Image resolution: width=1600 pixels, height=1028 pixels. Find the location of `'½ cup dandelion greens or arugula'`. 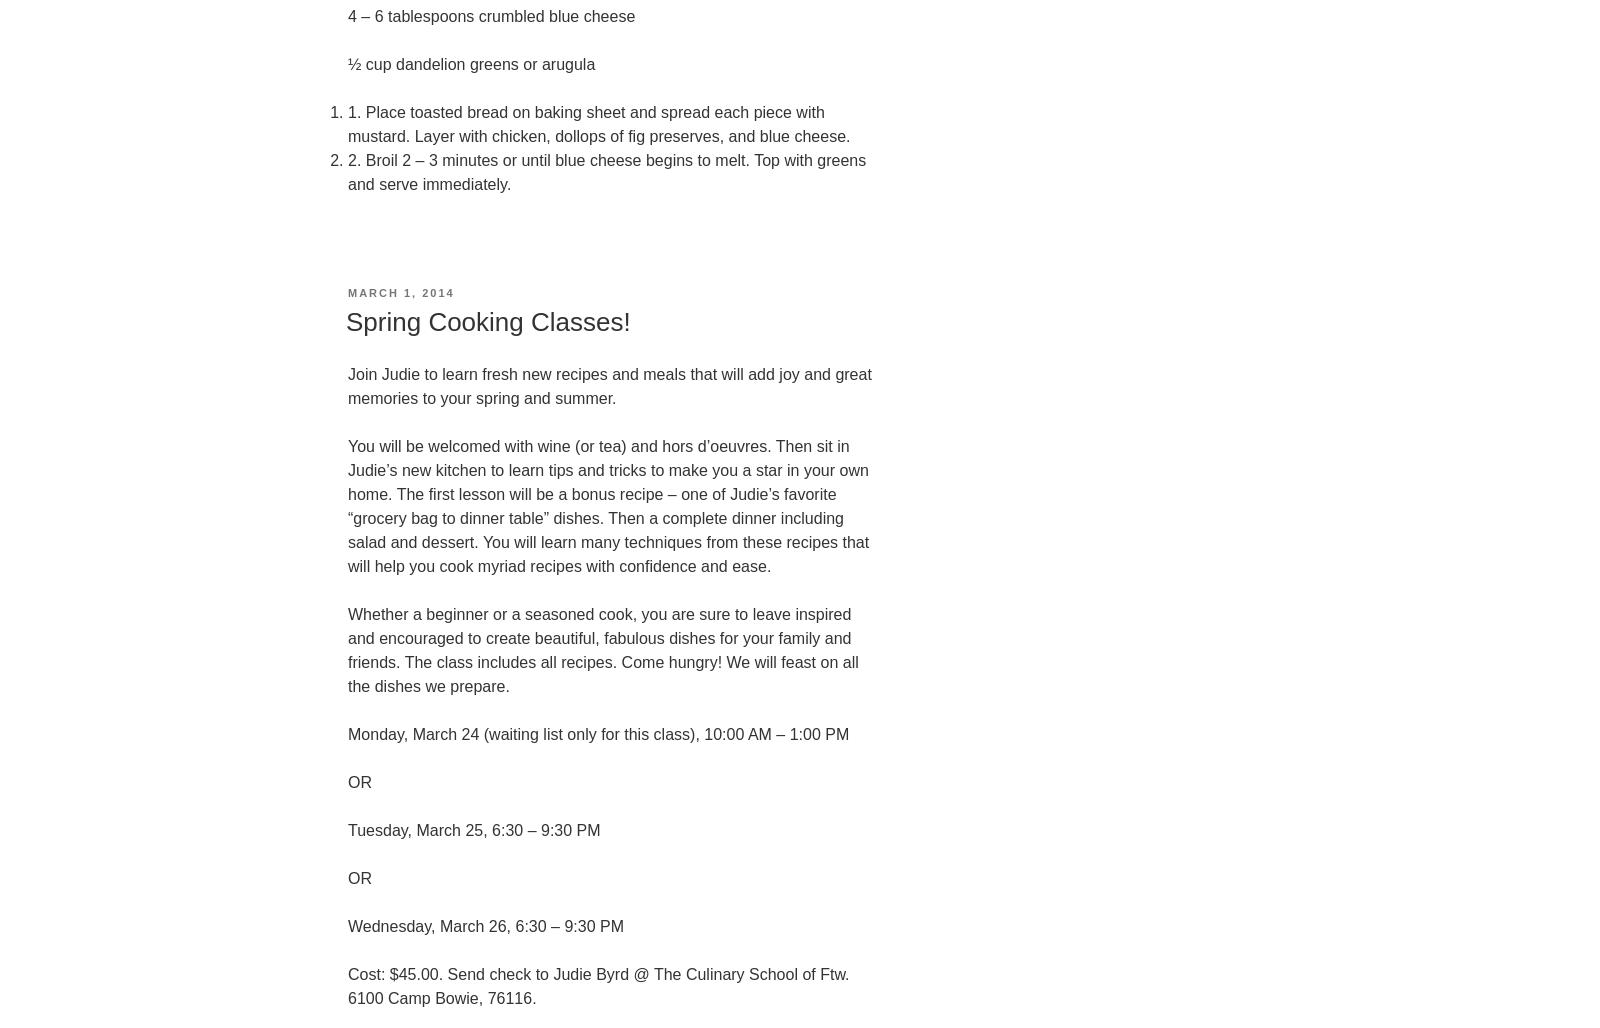

'½ cup dandelion greens or arugula' is located at coordinates (470, 63).